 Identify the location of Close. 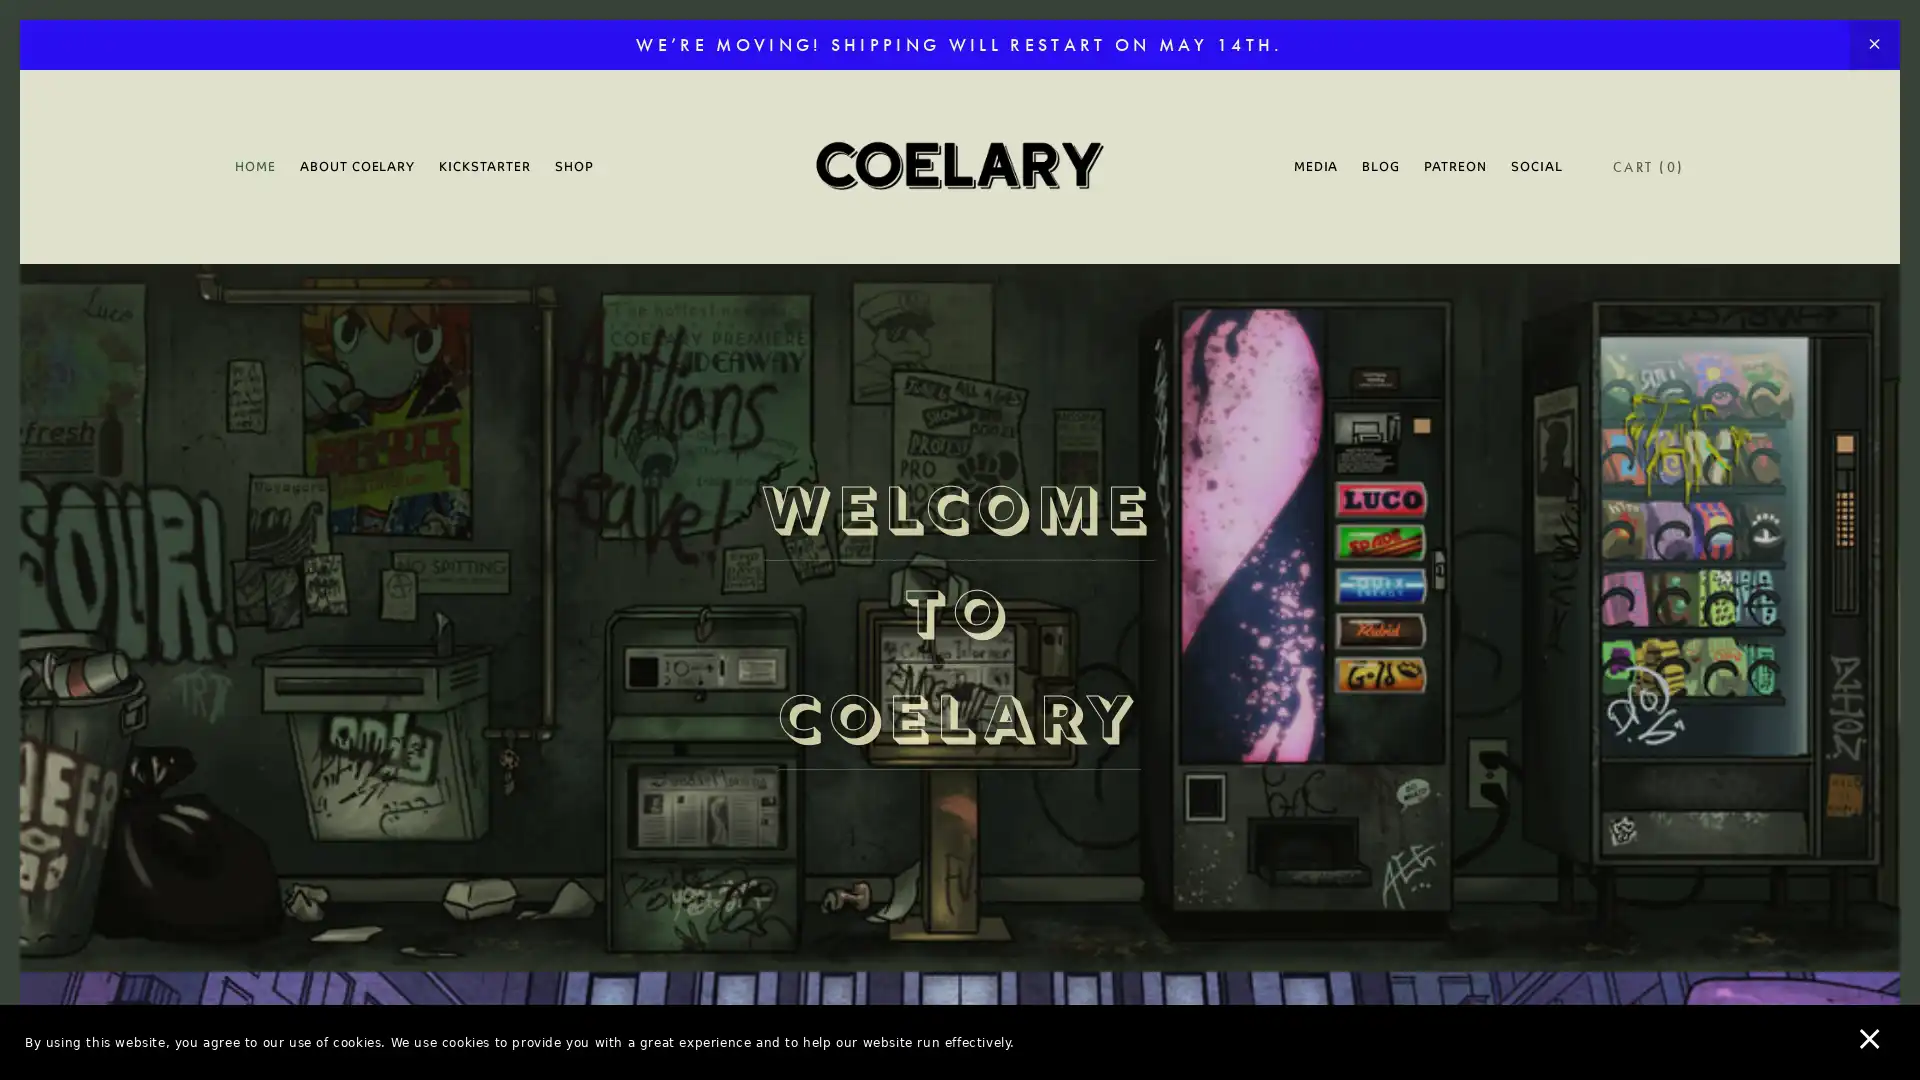
(1310, 233).